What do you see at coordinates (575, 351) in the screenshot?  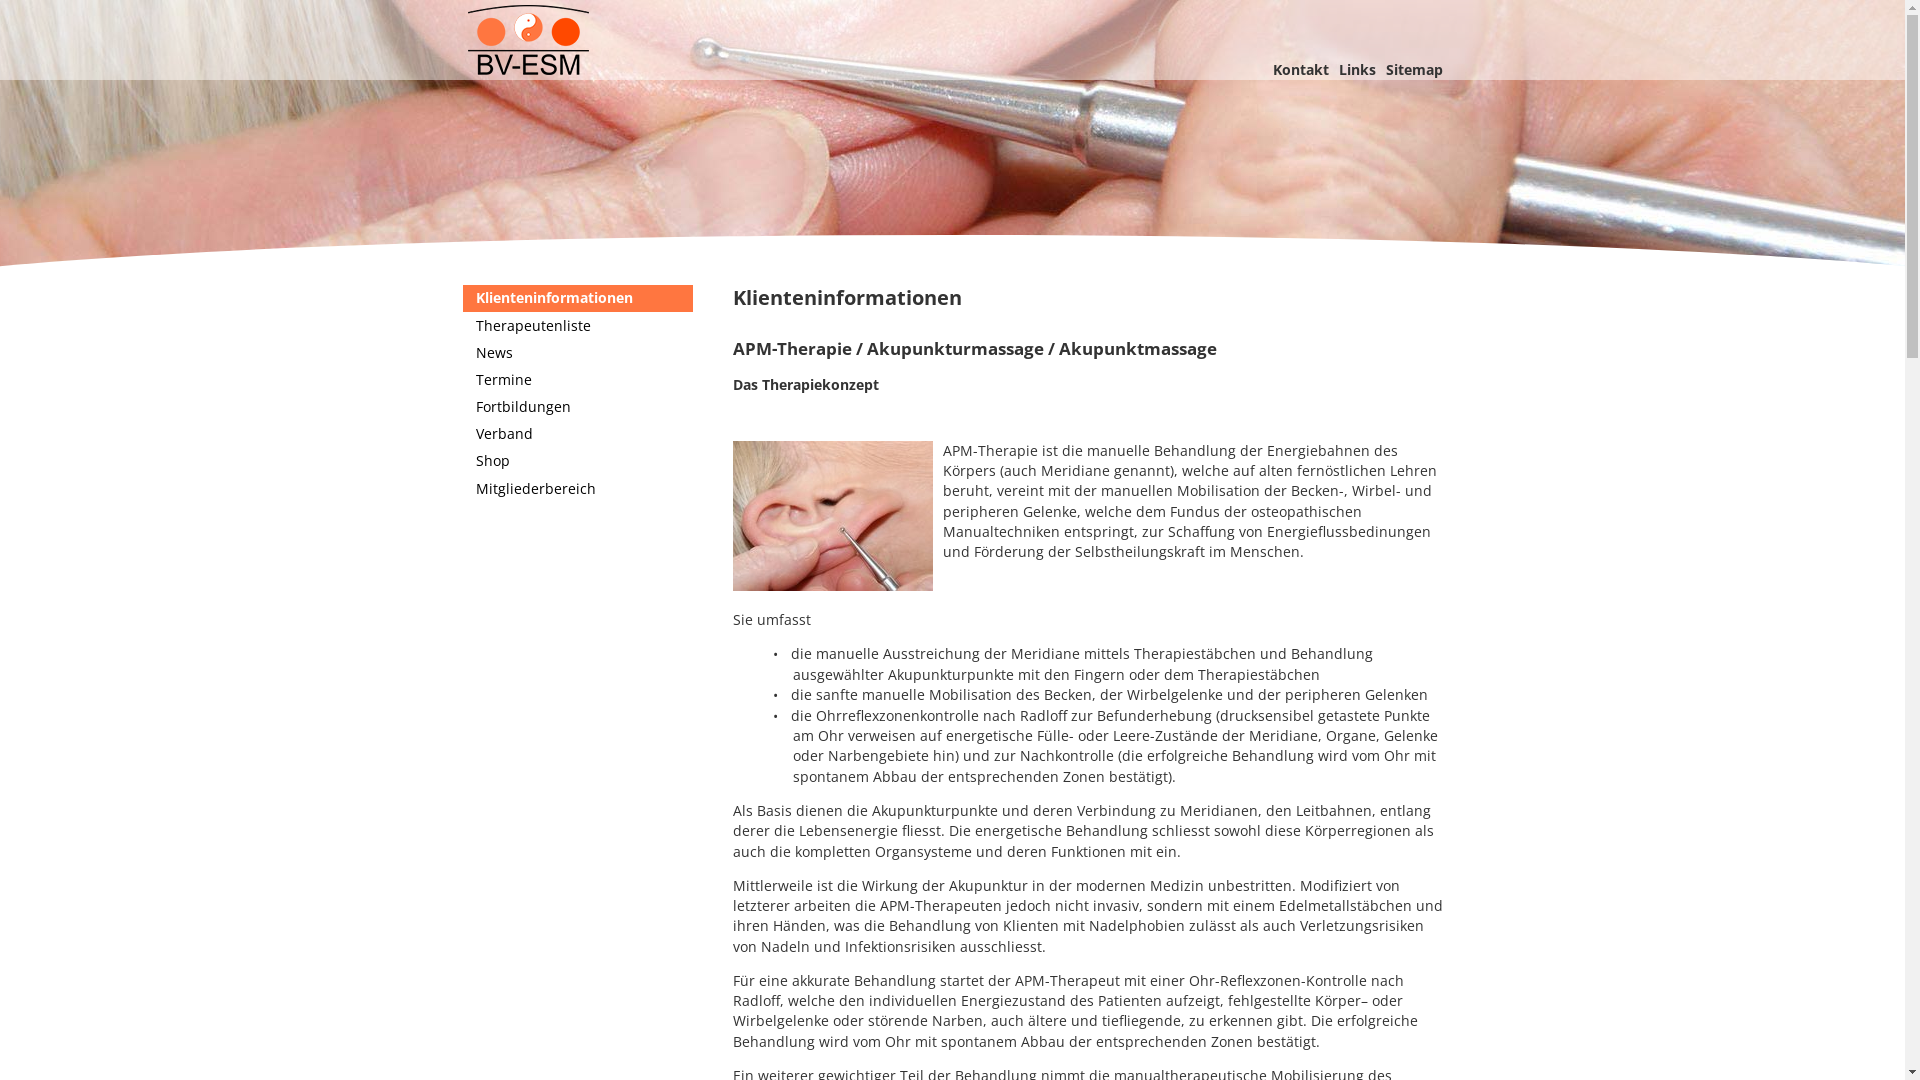 I see `'News'` at bounding box center [575, 351].